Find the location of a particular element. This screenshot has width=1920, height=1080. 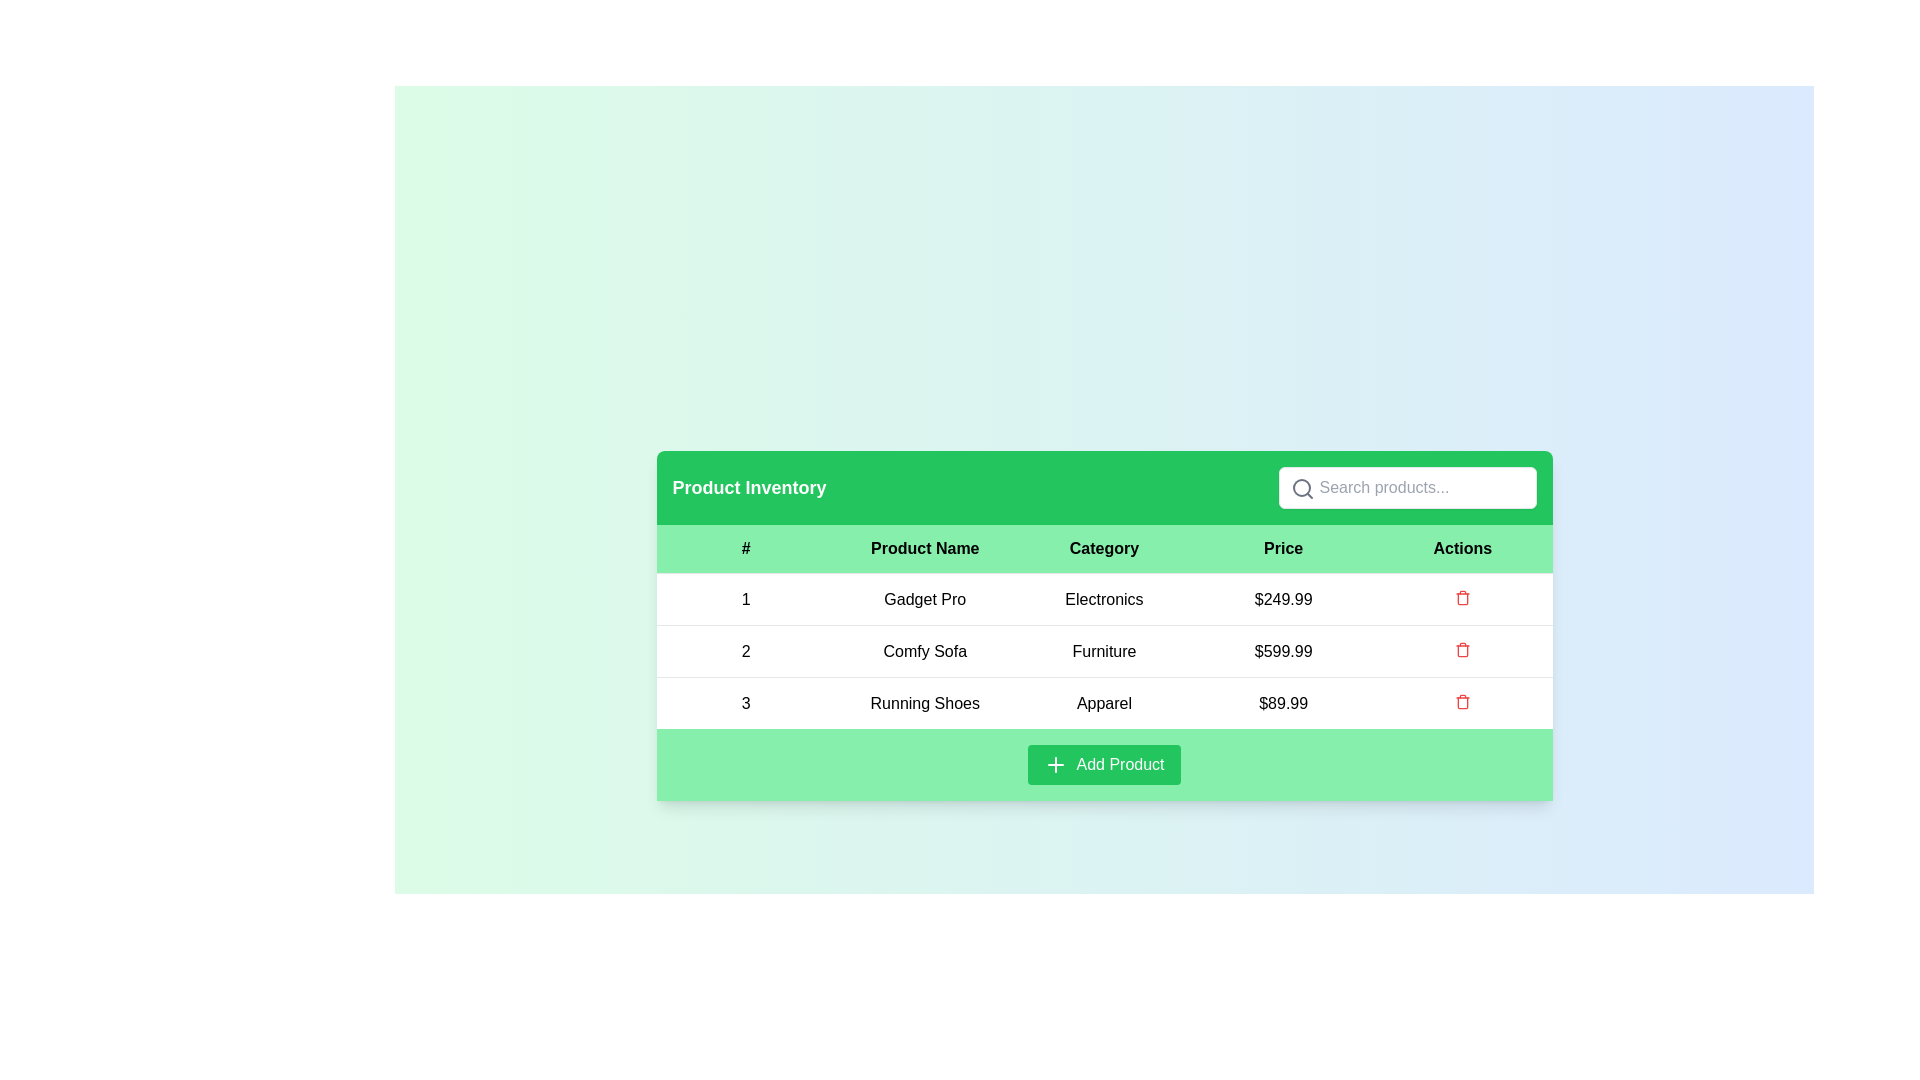

the icon button with a trash can design located in the 'Actions' column of the table for the 'Gadget Pro' item is located at coordinates (1462, 596).